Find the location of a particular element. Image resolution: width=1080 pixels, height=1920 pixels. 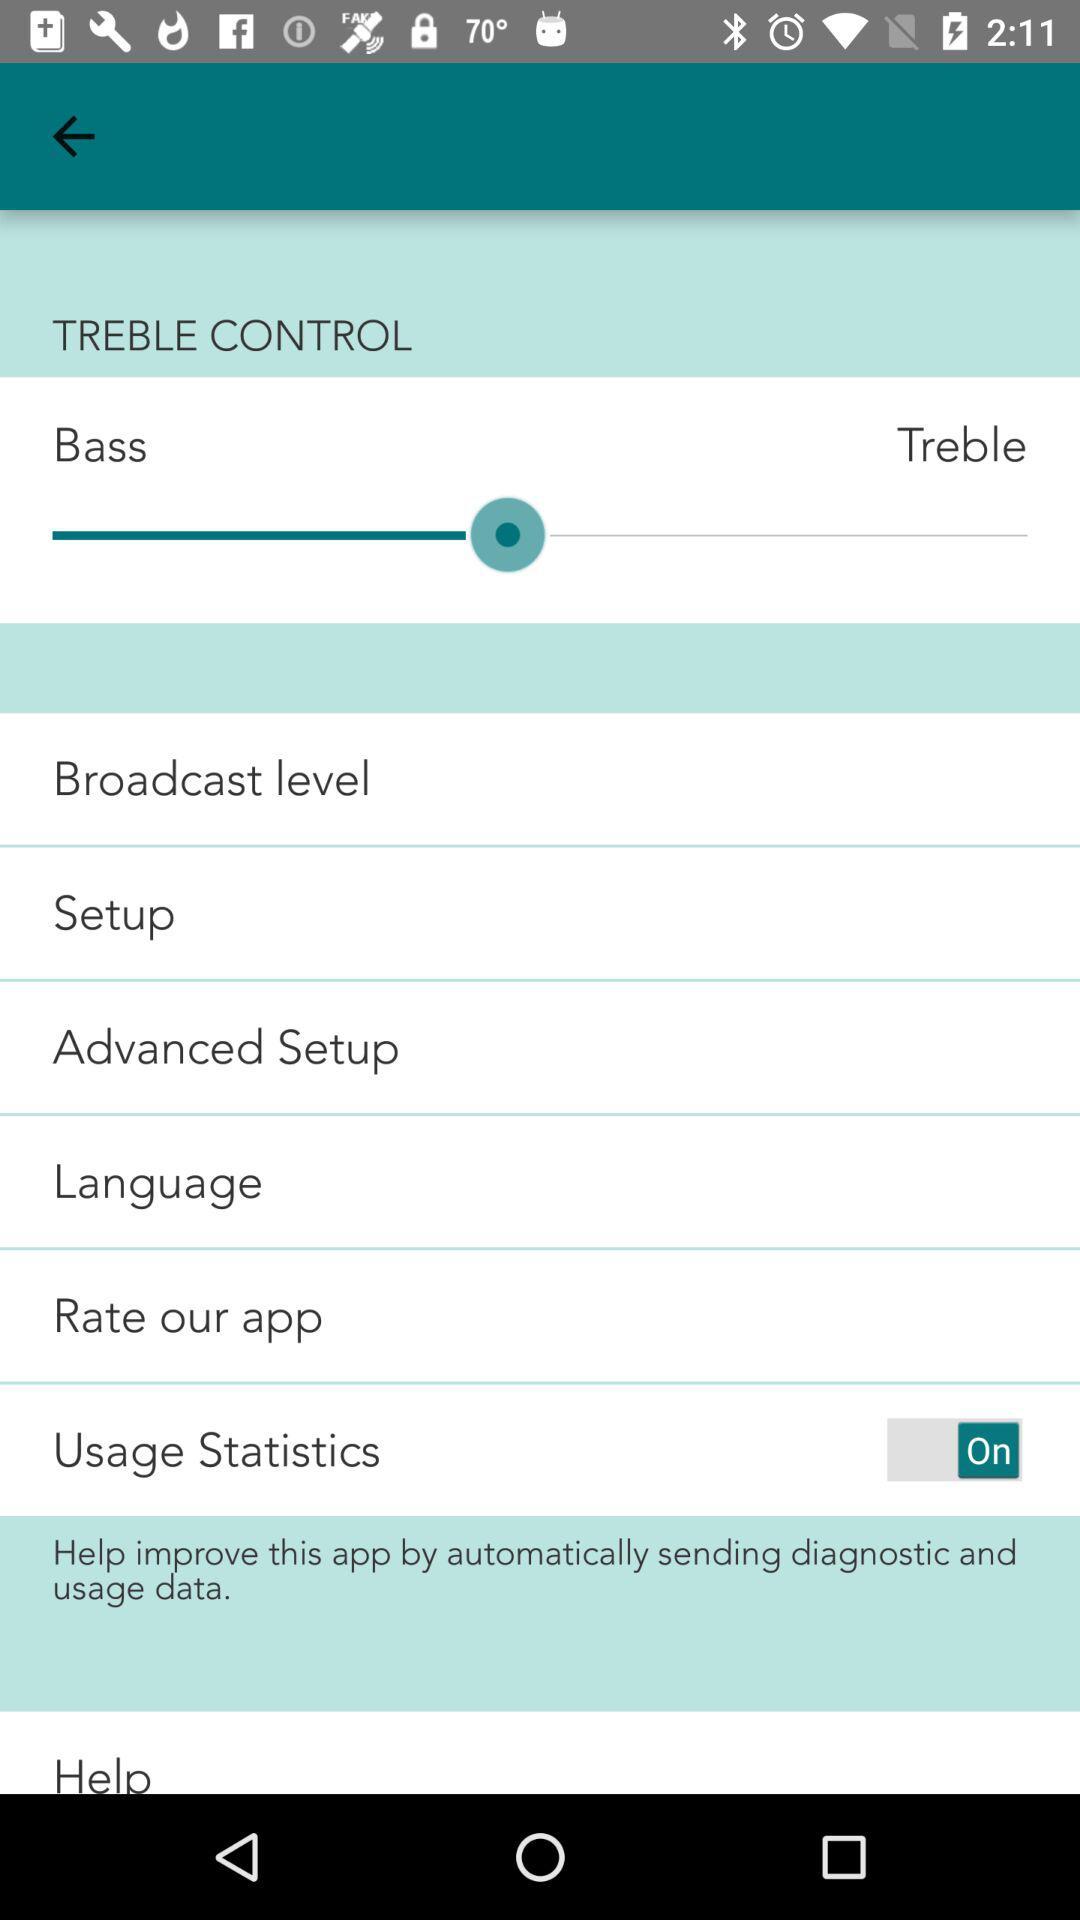

automatic error reports is located at coordinates (953, 1449).